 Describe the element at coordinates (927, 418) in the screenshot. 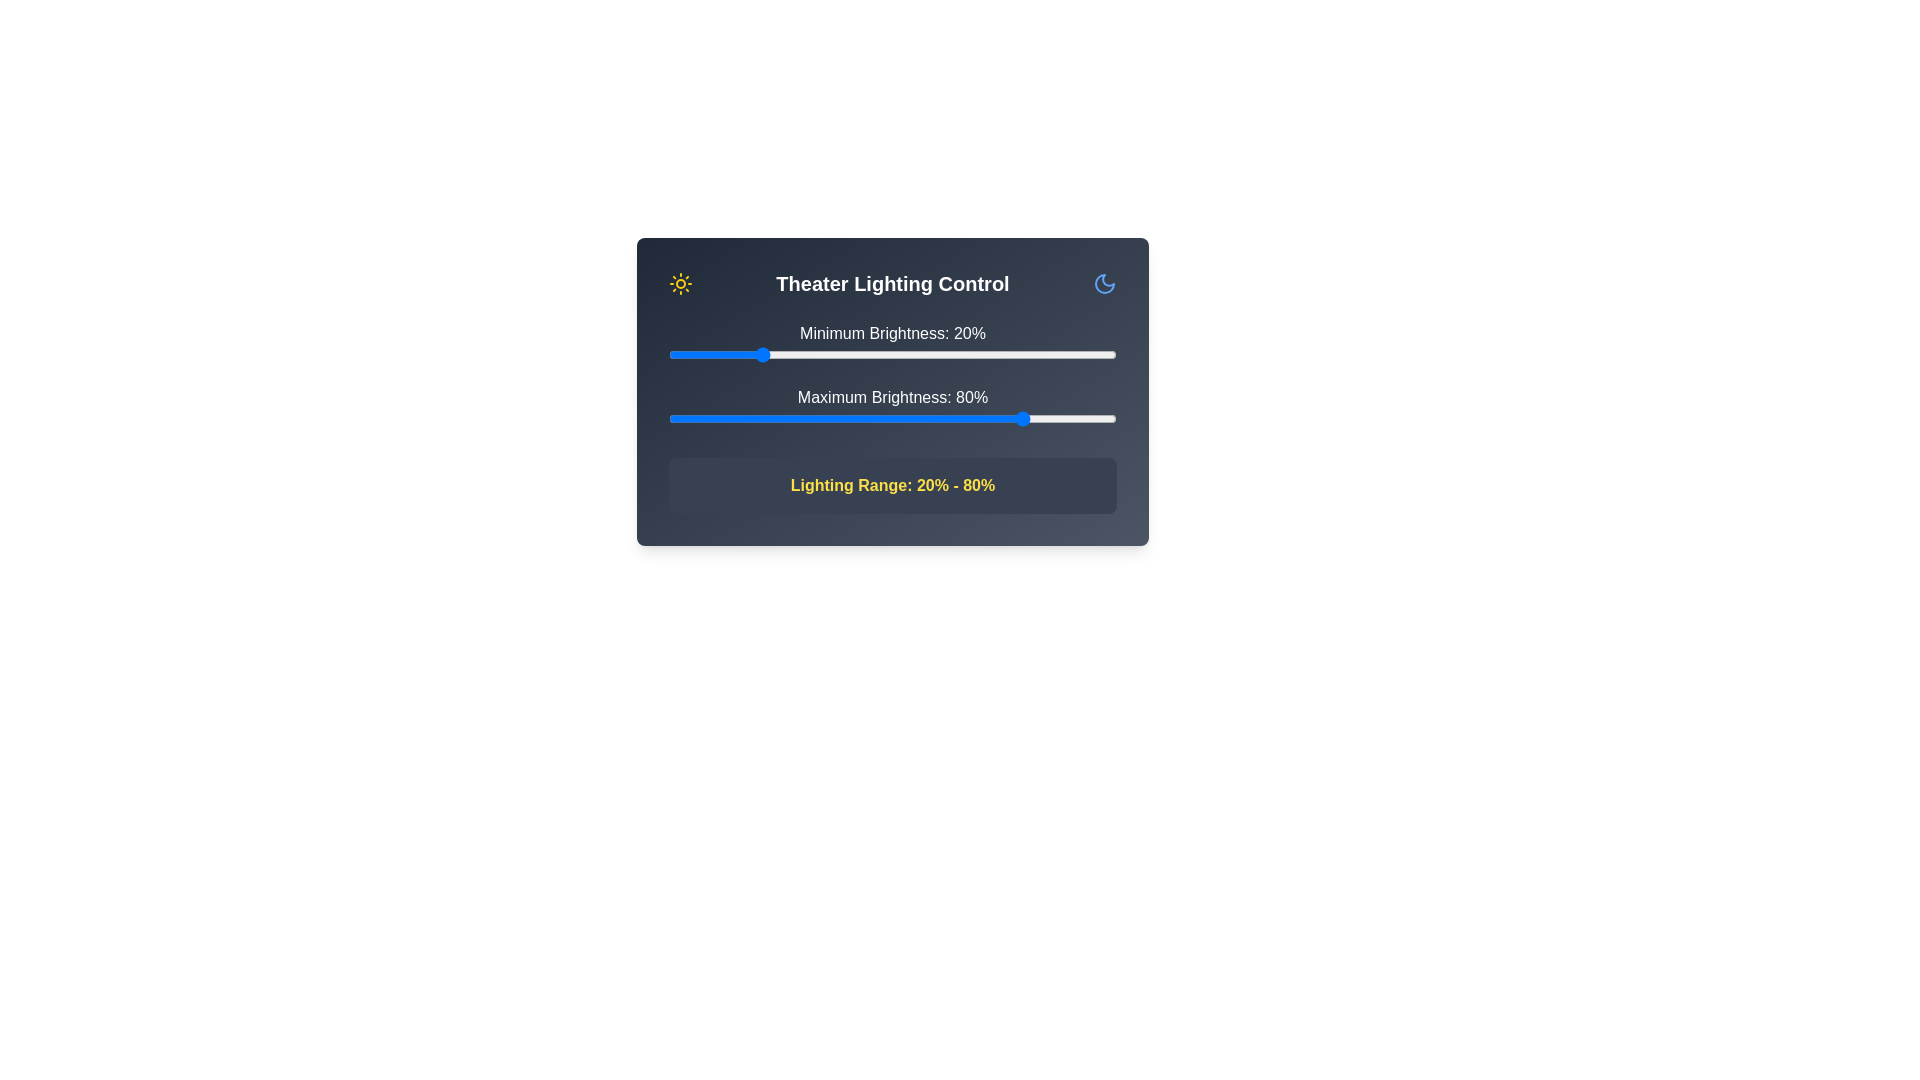

I see `the maximum brightness slider to 58%` at that location.